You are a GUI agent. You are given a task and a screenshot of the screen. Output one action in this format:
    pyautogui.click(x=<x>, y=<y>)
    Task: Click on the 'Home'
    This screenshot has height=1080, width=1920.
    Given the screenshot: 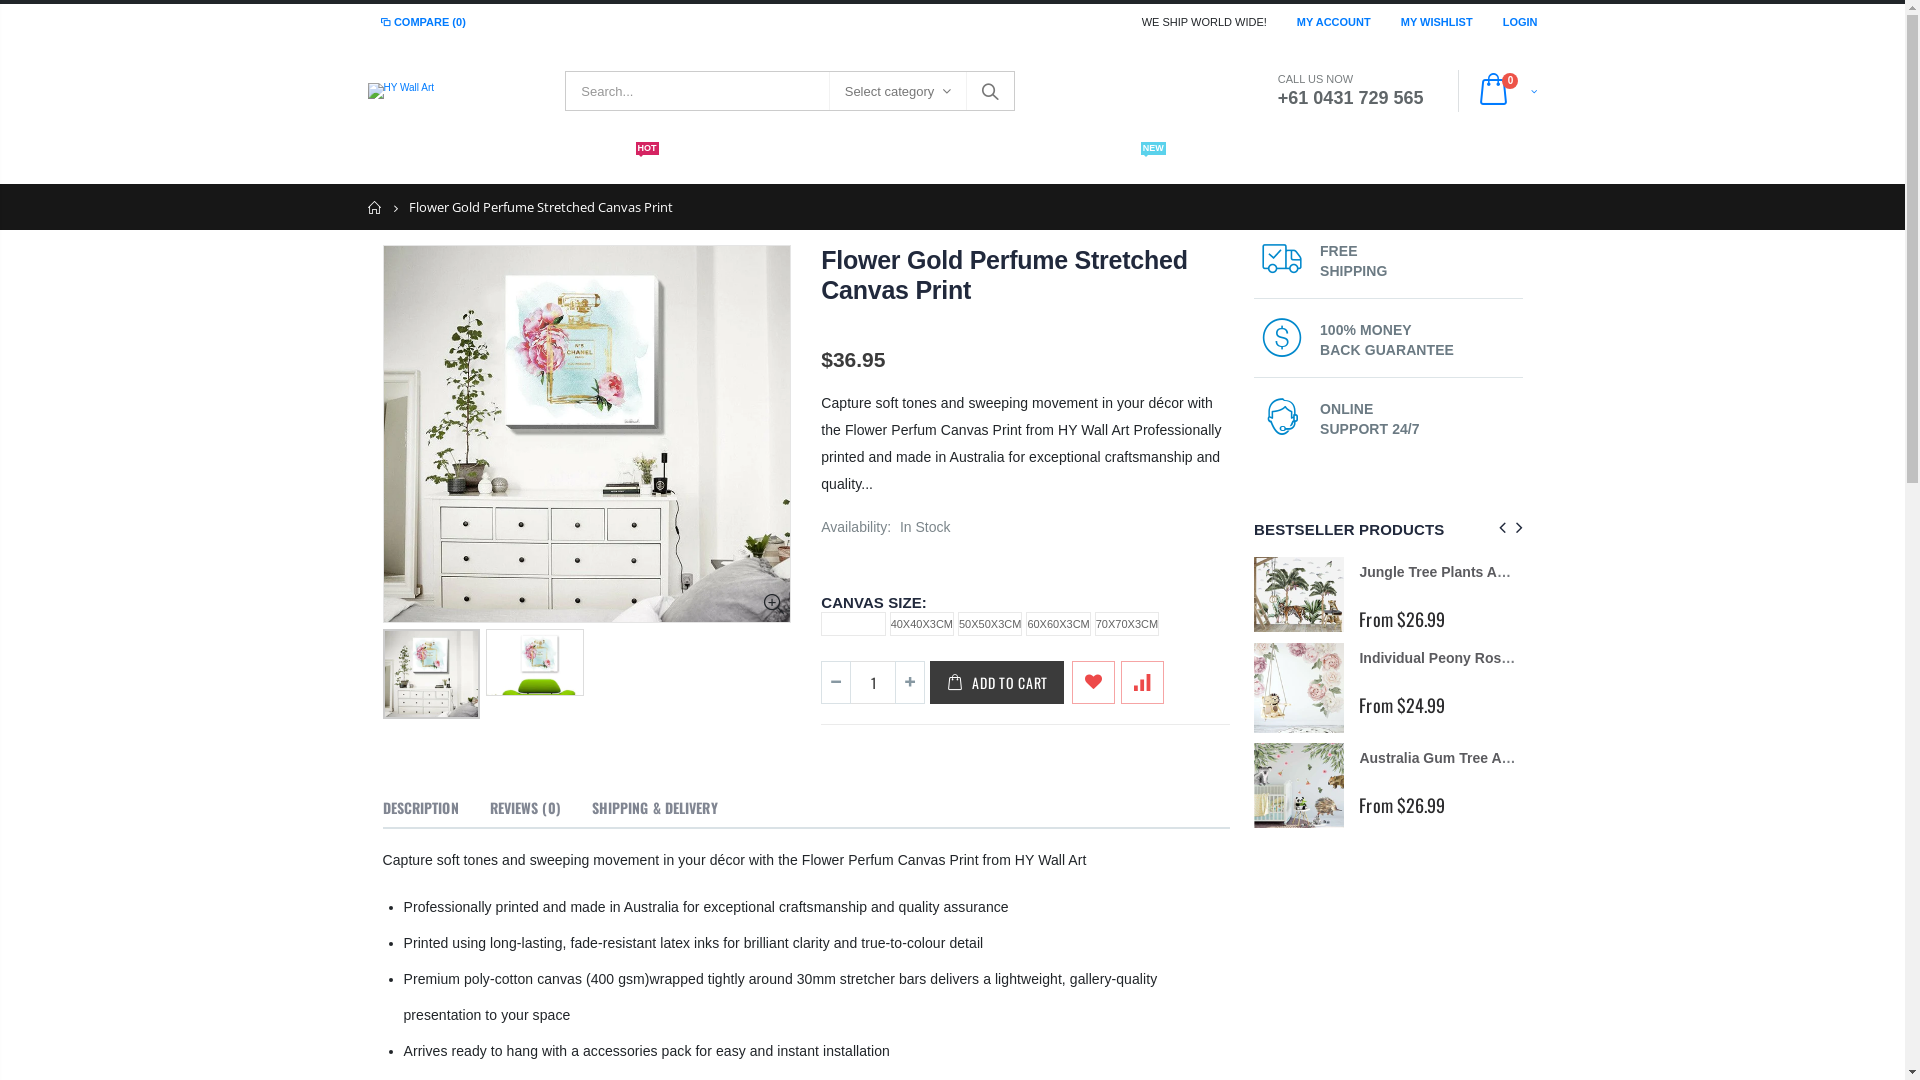 What is the action you would take?
    pyautogui.click(x=375, y=207)
    